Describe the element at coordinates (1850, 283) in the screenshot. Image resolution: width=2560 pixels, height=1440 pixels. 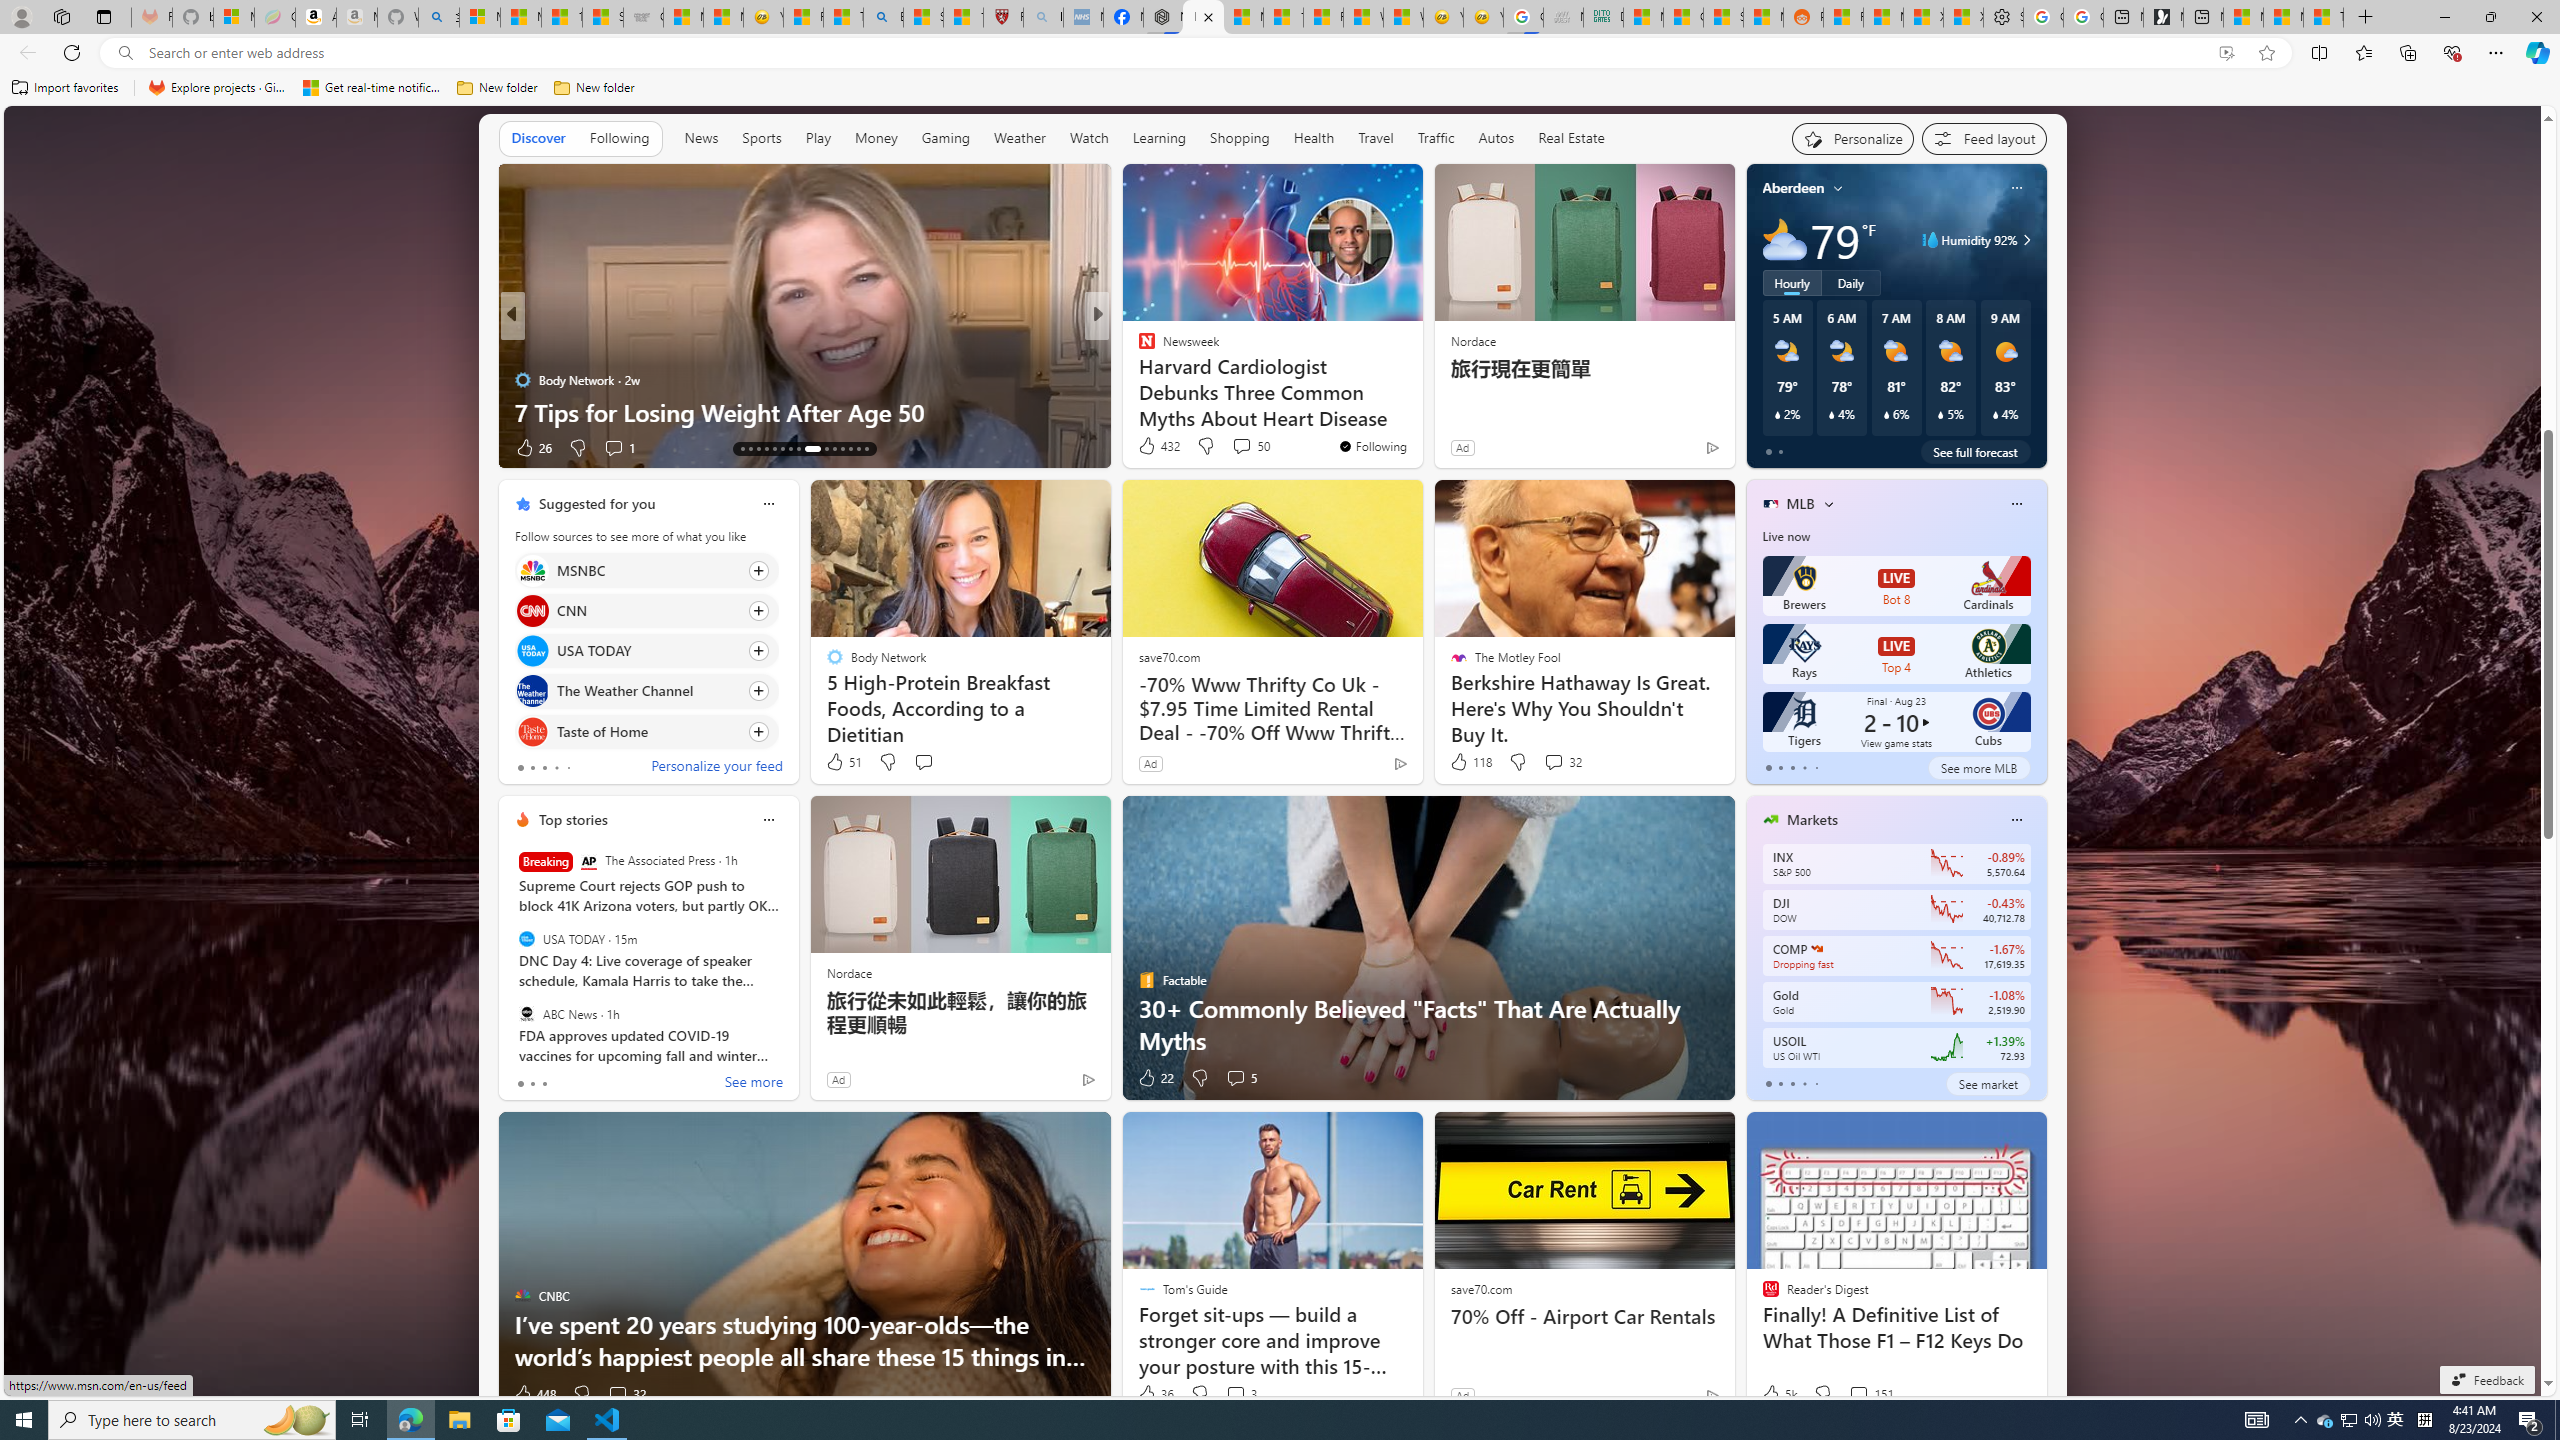
I see `'Daily'` at that location.